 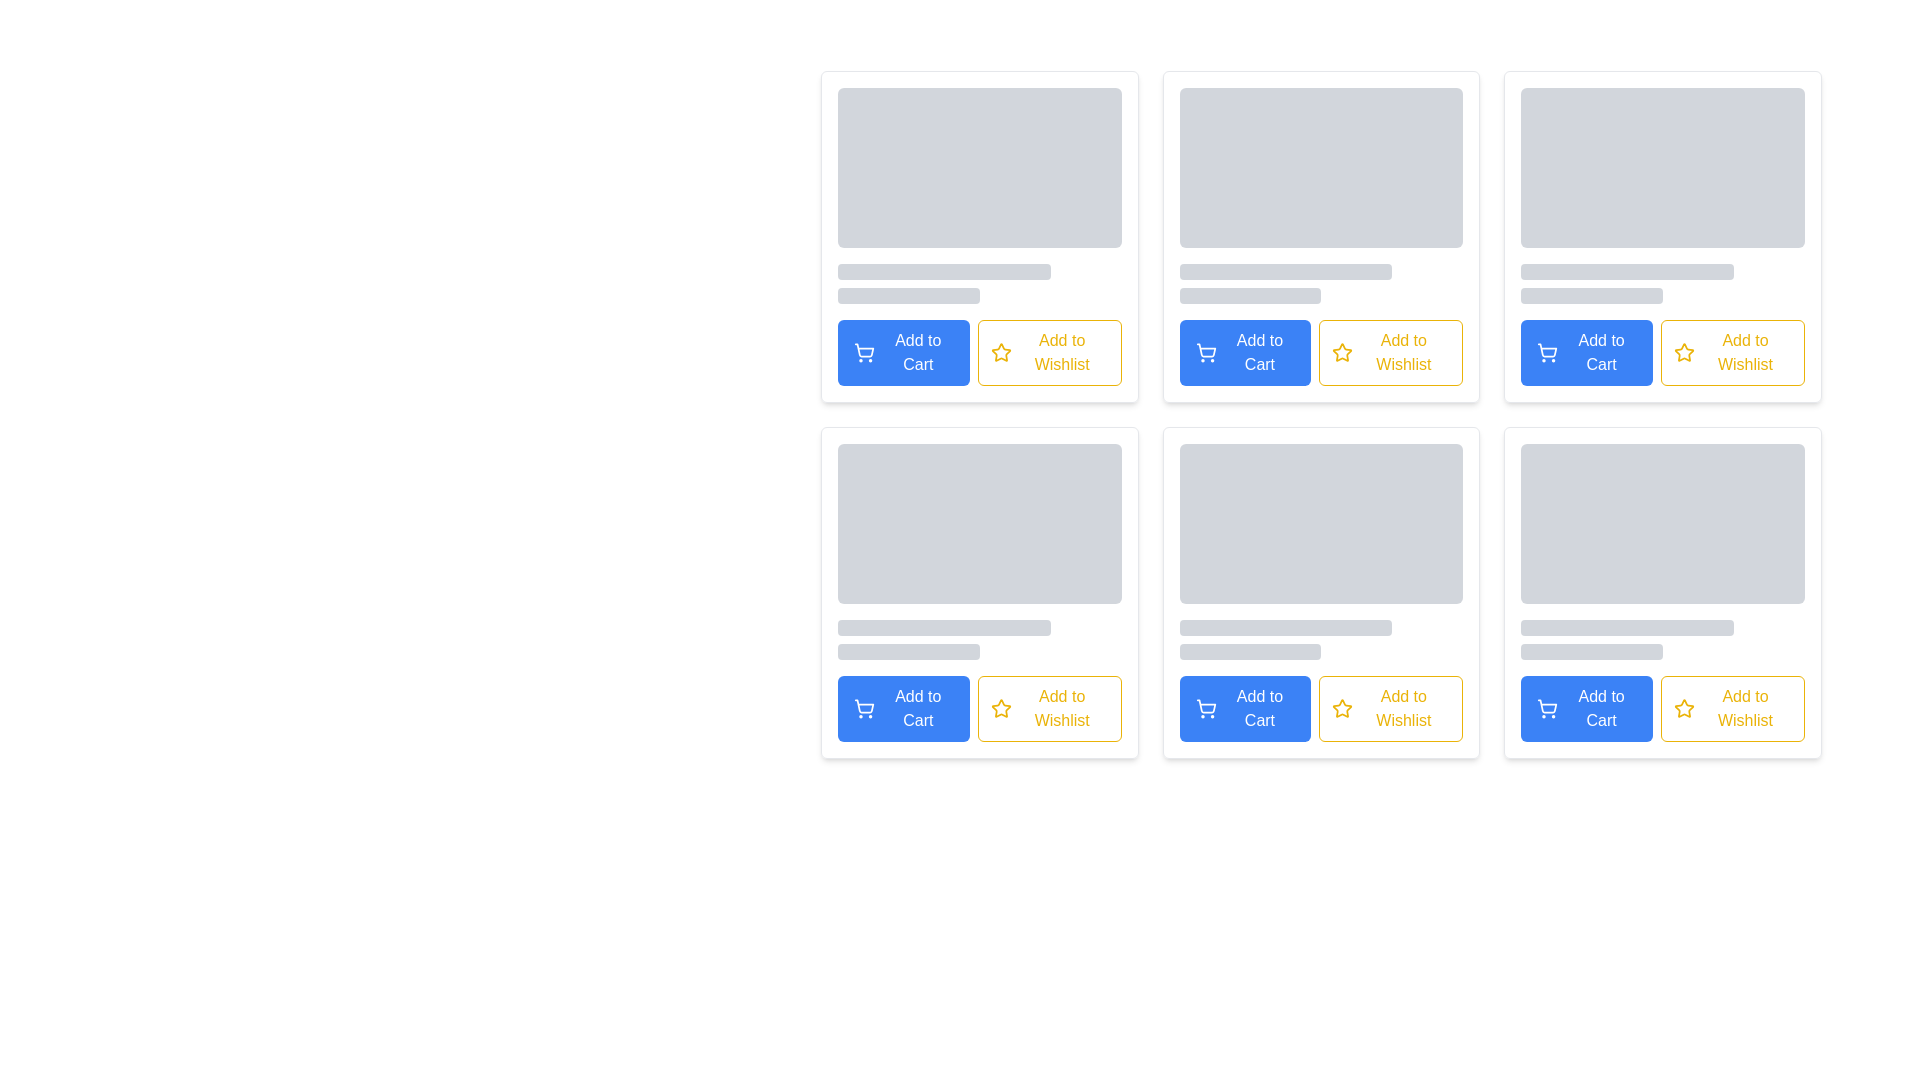 I want to click on the Loading skeleton item, which is a light gray, rounded rectangle positioned in the middle row of a three-row placeholder set, representing a placeholder block, so click(x=1286, y=272).